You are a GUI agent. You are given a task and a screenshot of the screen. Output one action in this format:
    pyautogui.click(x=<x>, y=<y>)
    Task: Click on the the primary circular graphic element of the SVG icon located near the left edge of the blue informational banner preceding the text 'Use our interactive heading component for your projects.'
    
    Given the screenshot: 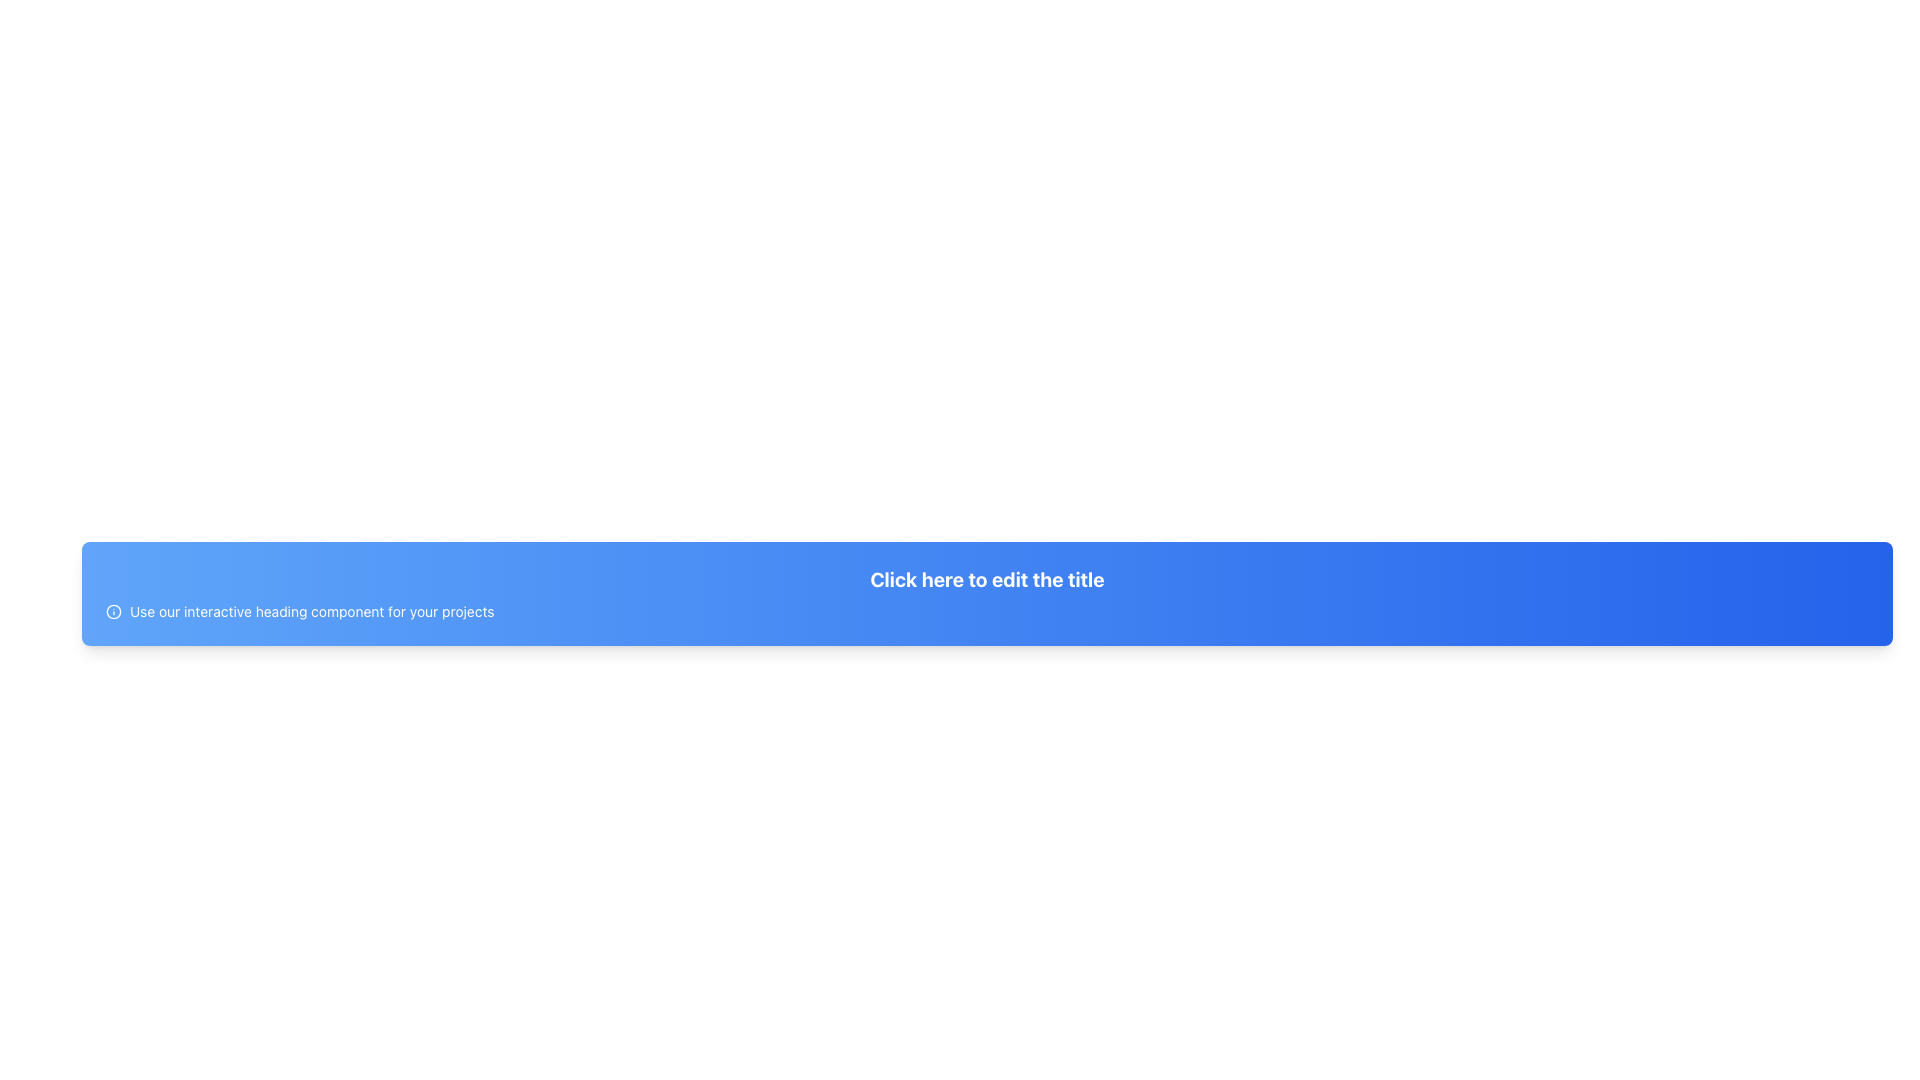 What is the action you would take?
    pyautogui.click(x=113, y=611)
    